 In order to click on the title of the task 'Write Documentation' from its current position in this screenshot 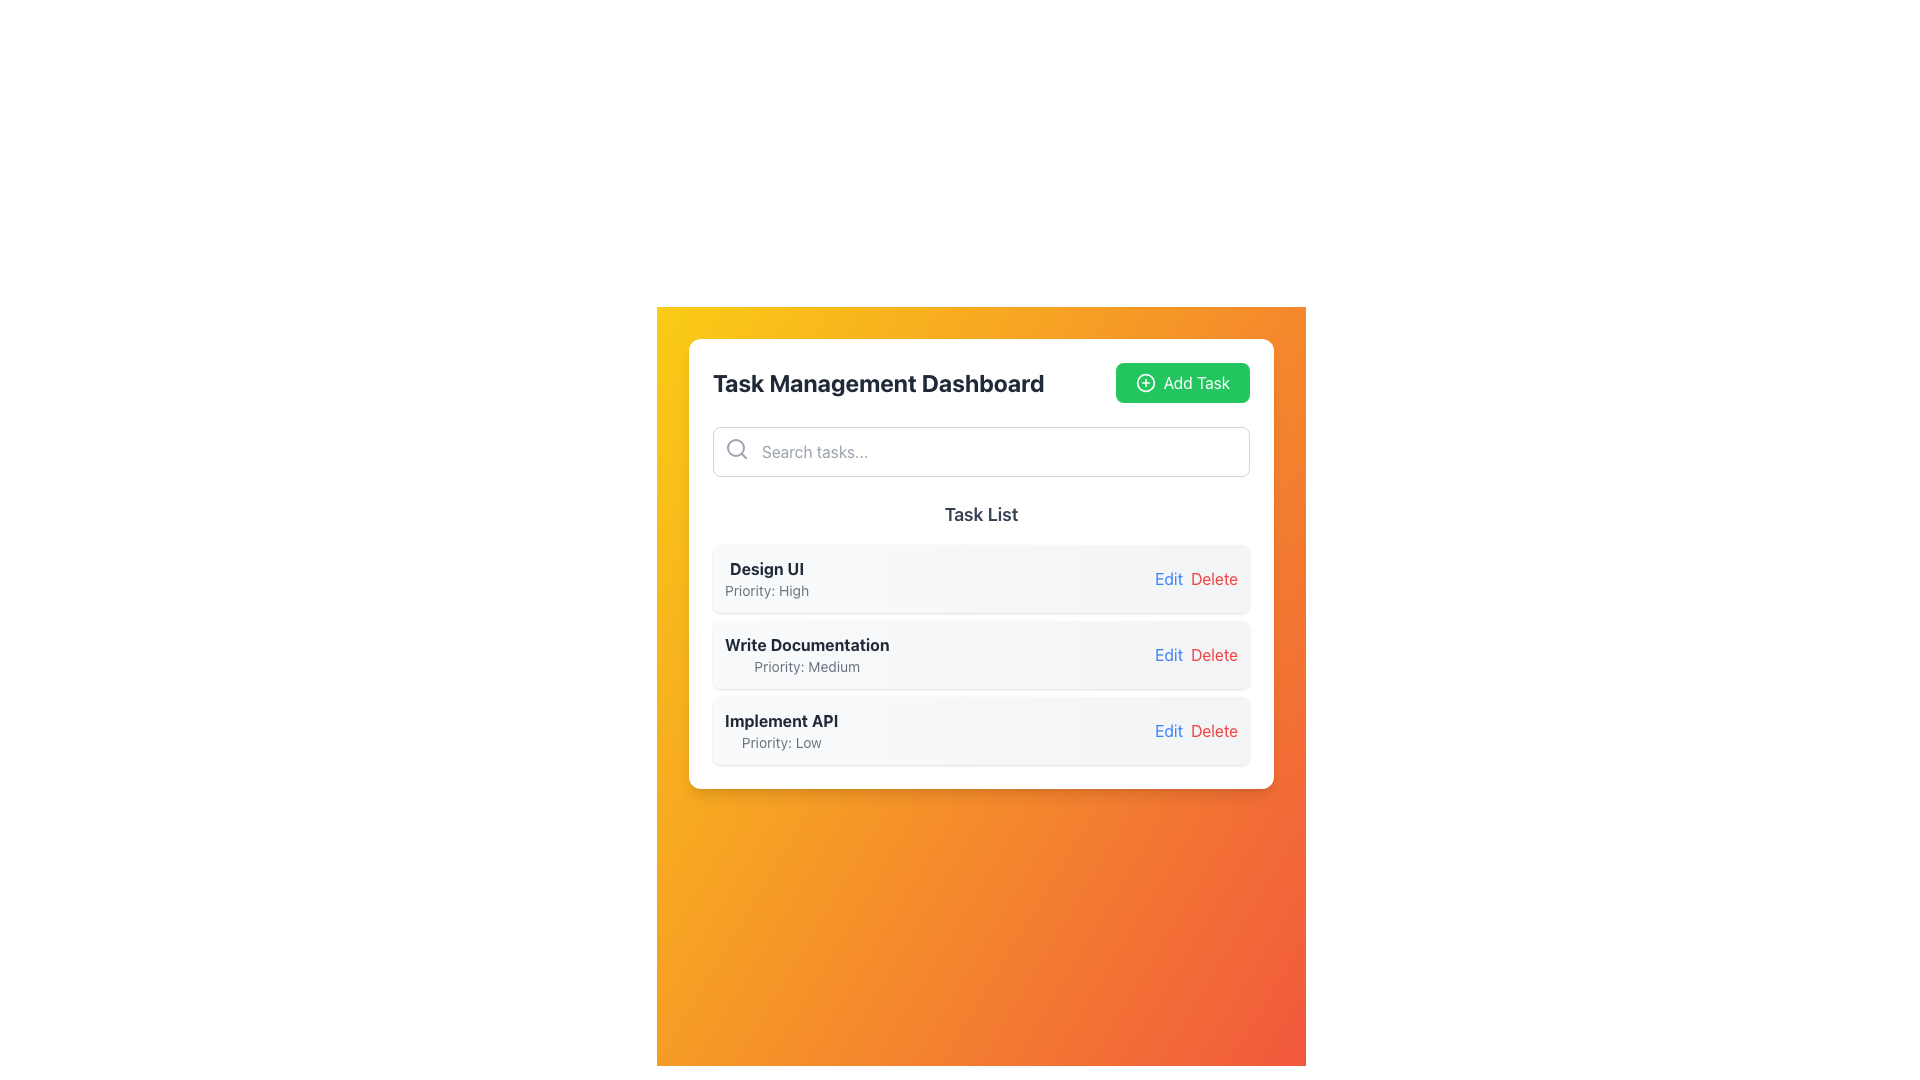, I will do `click(807, 644)`.